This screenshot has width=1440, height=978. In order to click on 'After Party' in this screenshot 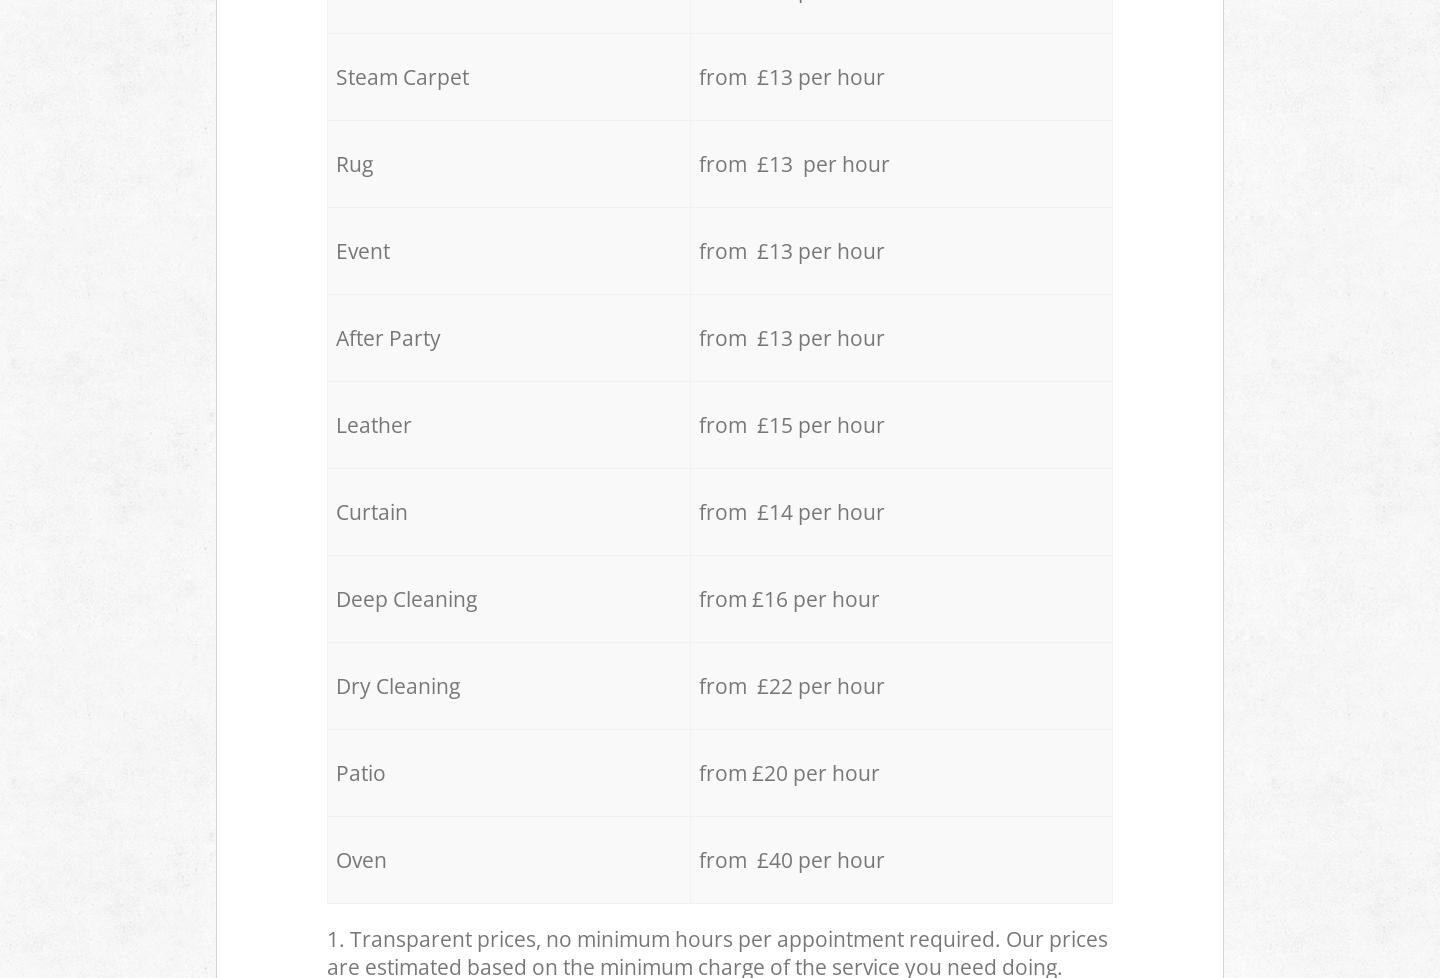, I will do `click(335, 336)`.